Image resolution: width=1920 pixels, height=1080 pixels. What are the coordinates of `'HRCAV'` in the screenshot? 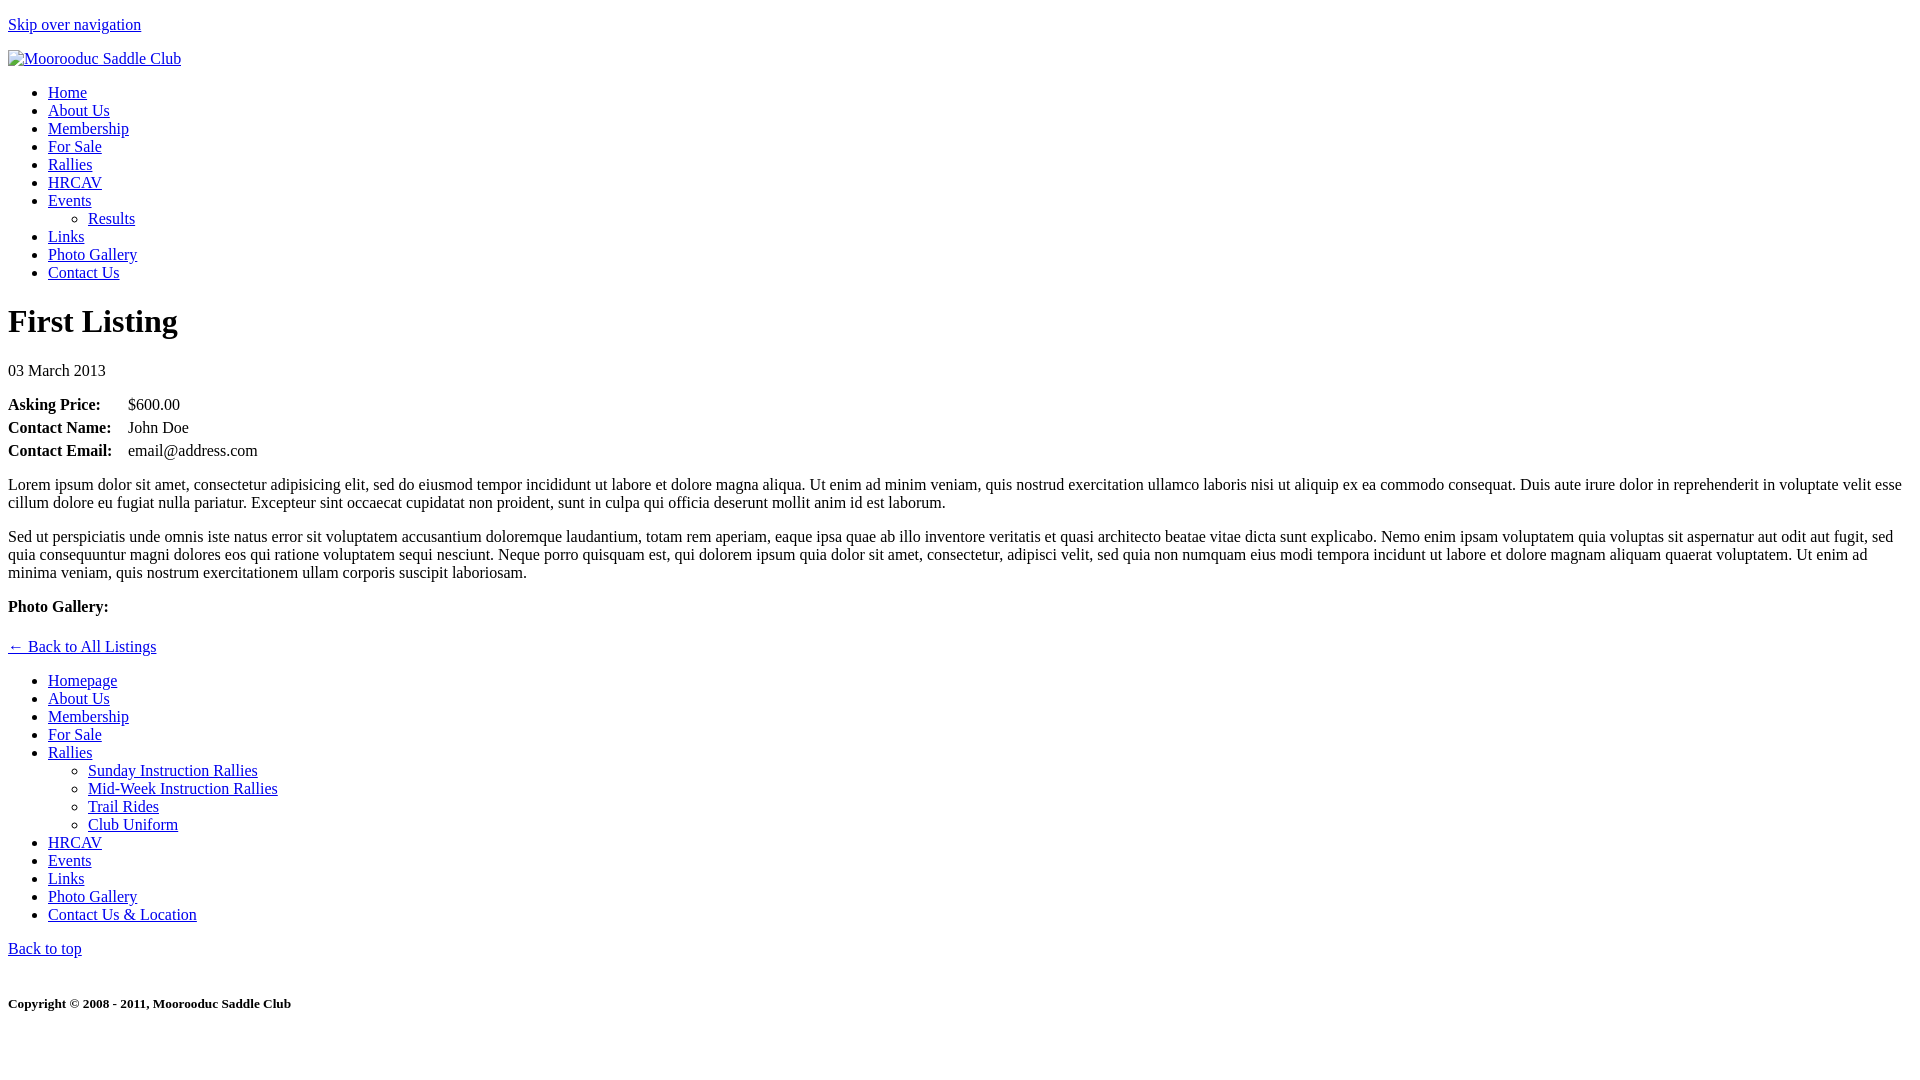 It's located at (75, 182).